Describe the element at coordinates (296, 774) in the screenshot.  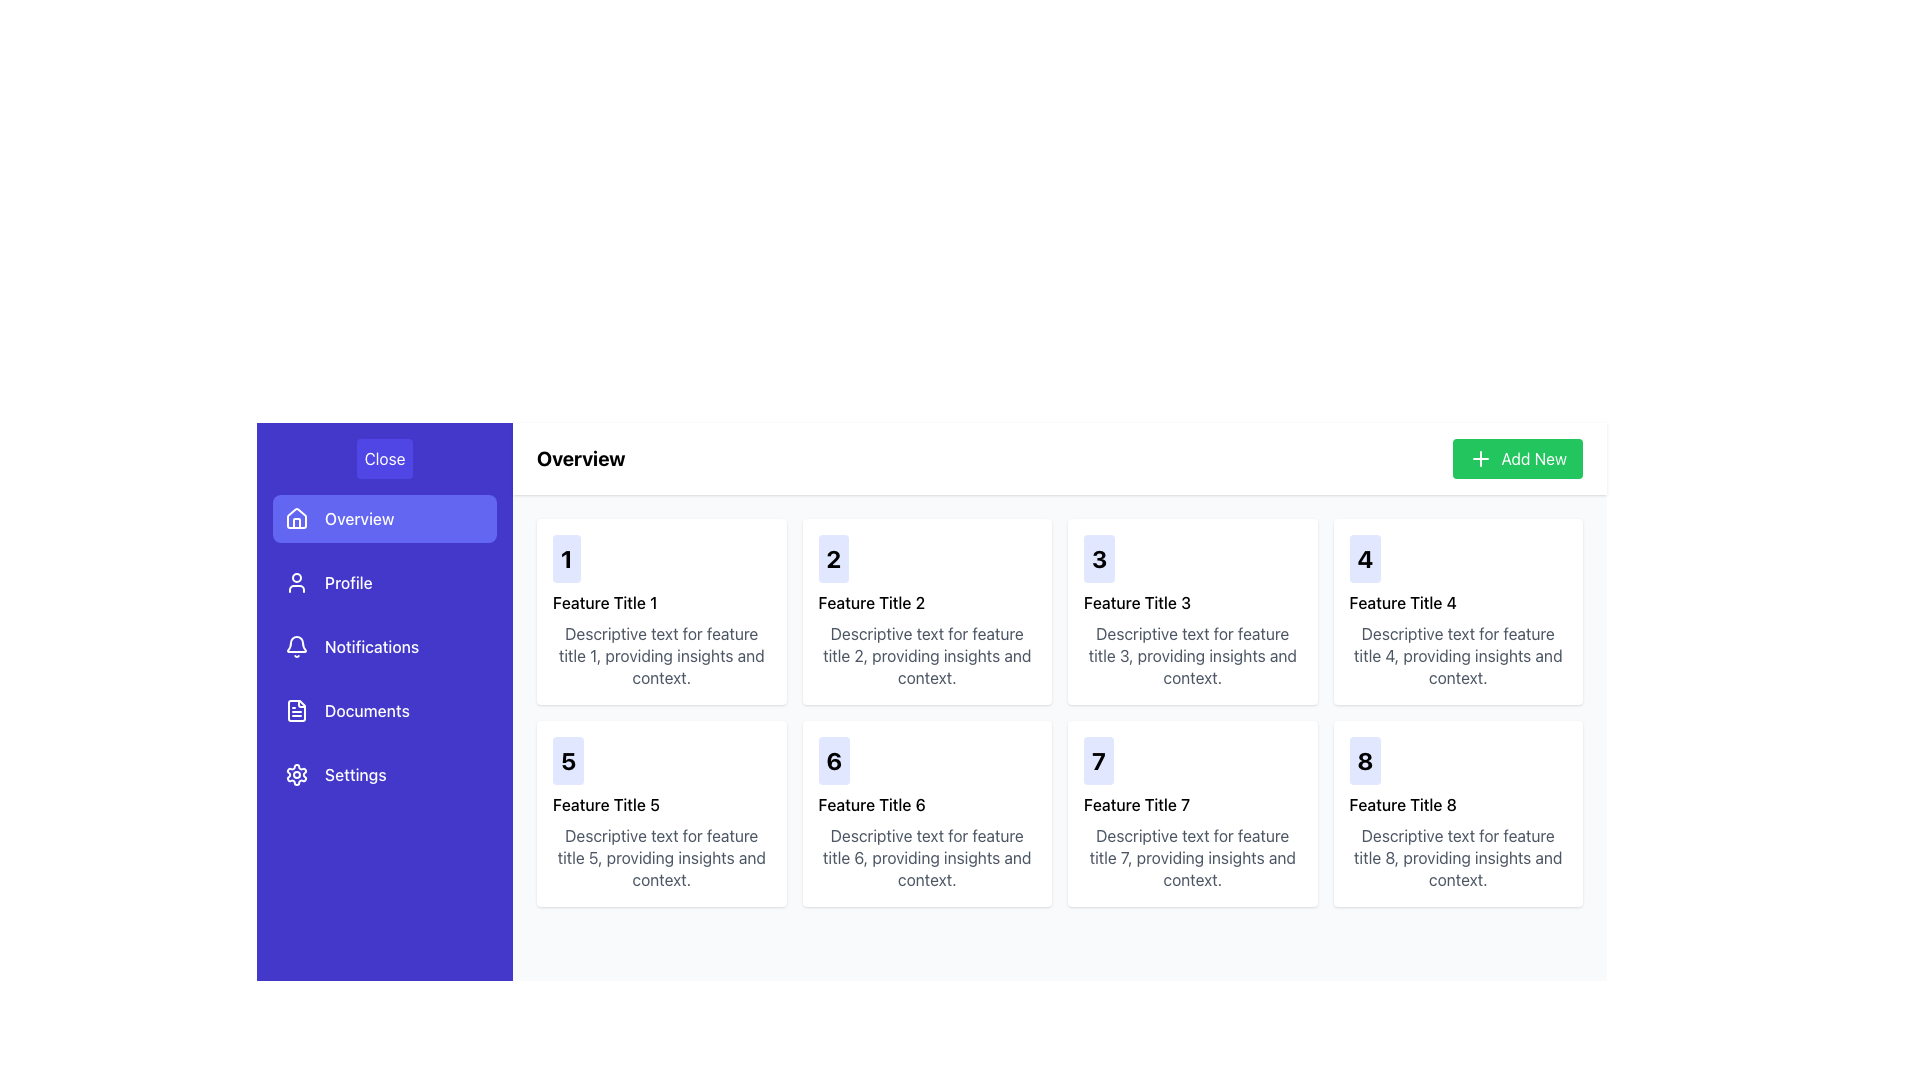
I see `the 'Settings' icon located in the vertical navigation menu on the left-hand side` at that location.